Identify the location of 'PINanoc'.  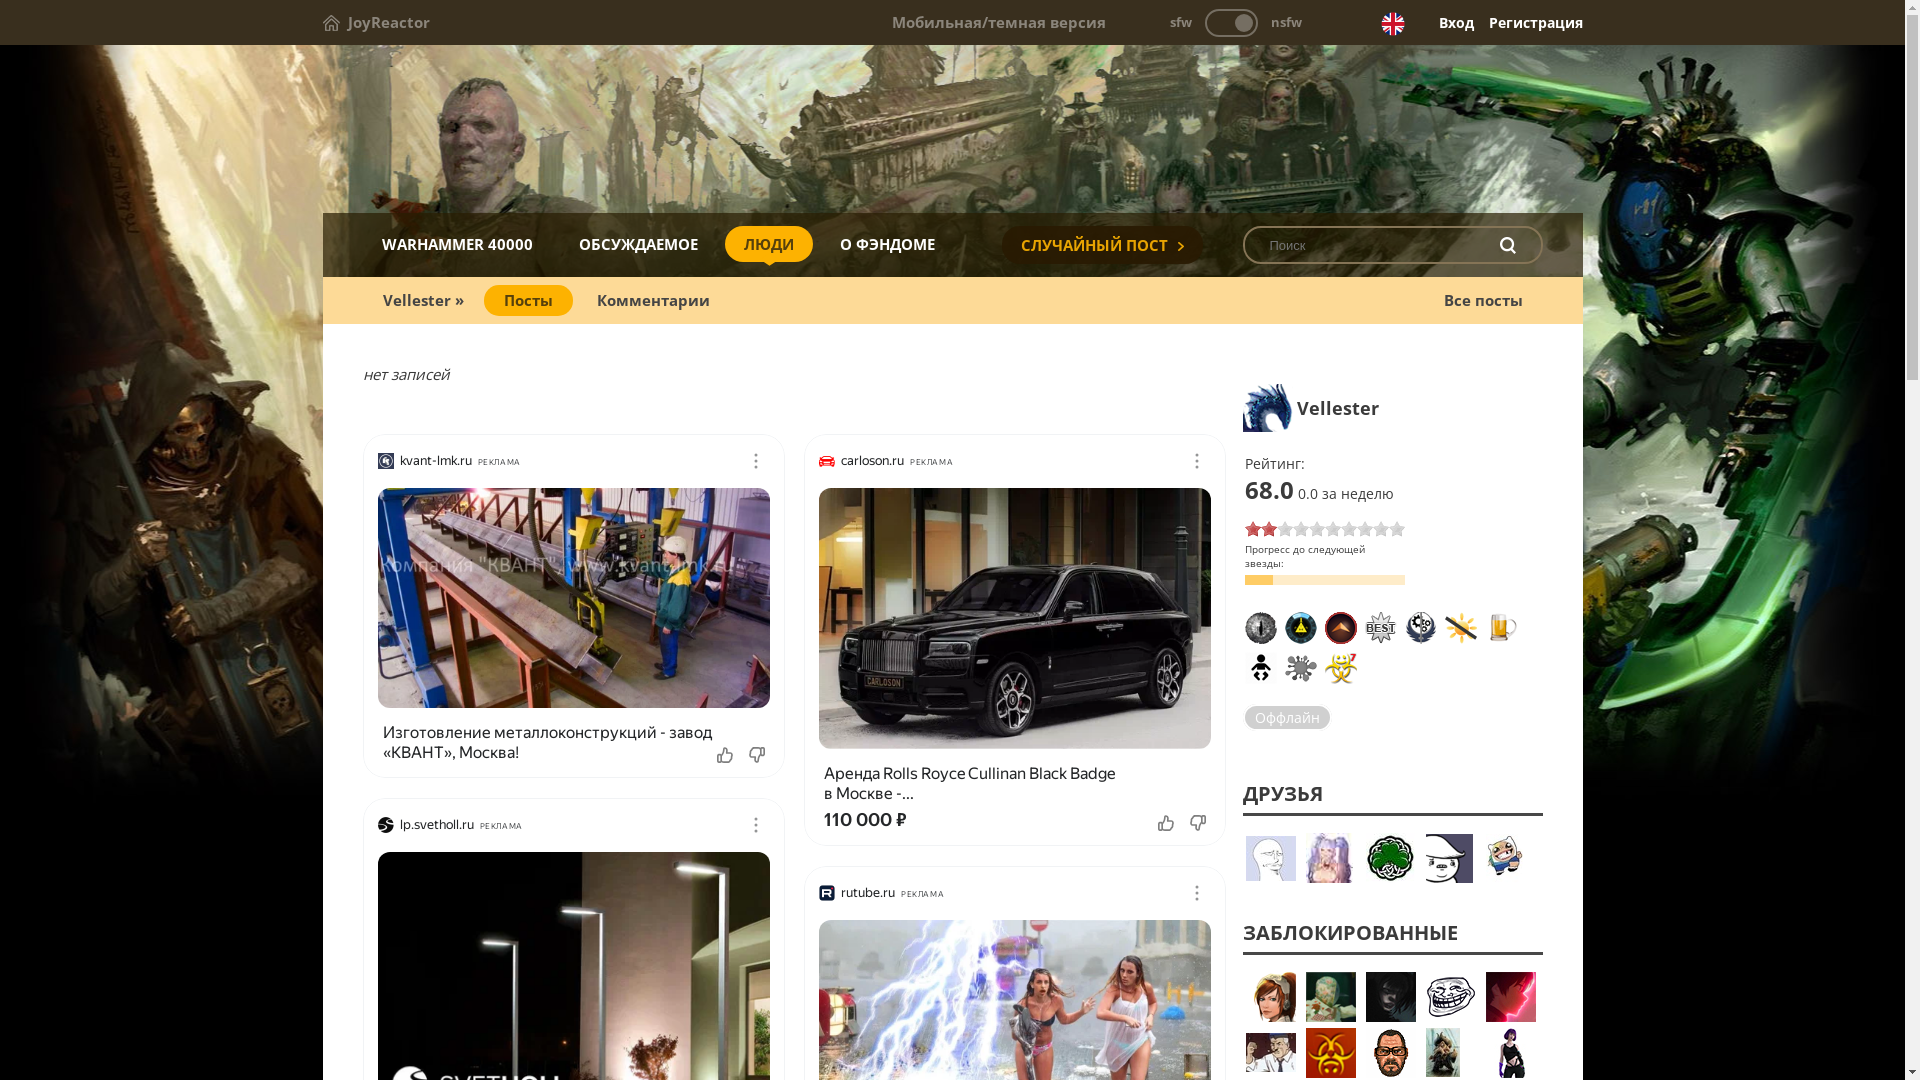
(1390, 1052).